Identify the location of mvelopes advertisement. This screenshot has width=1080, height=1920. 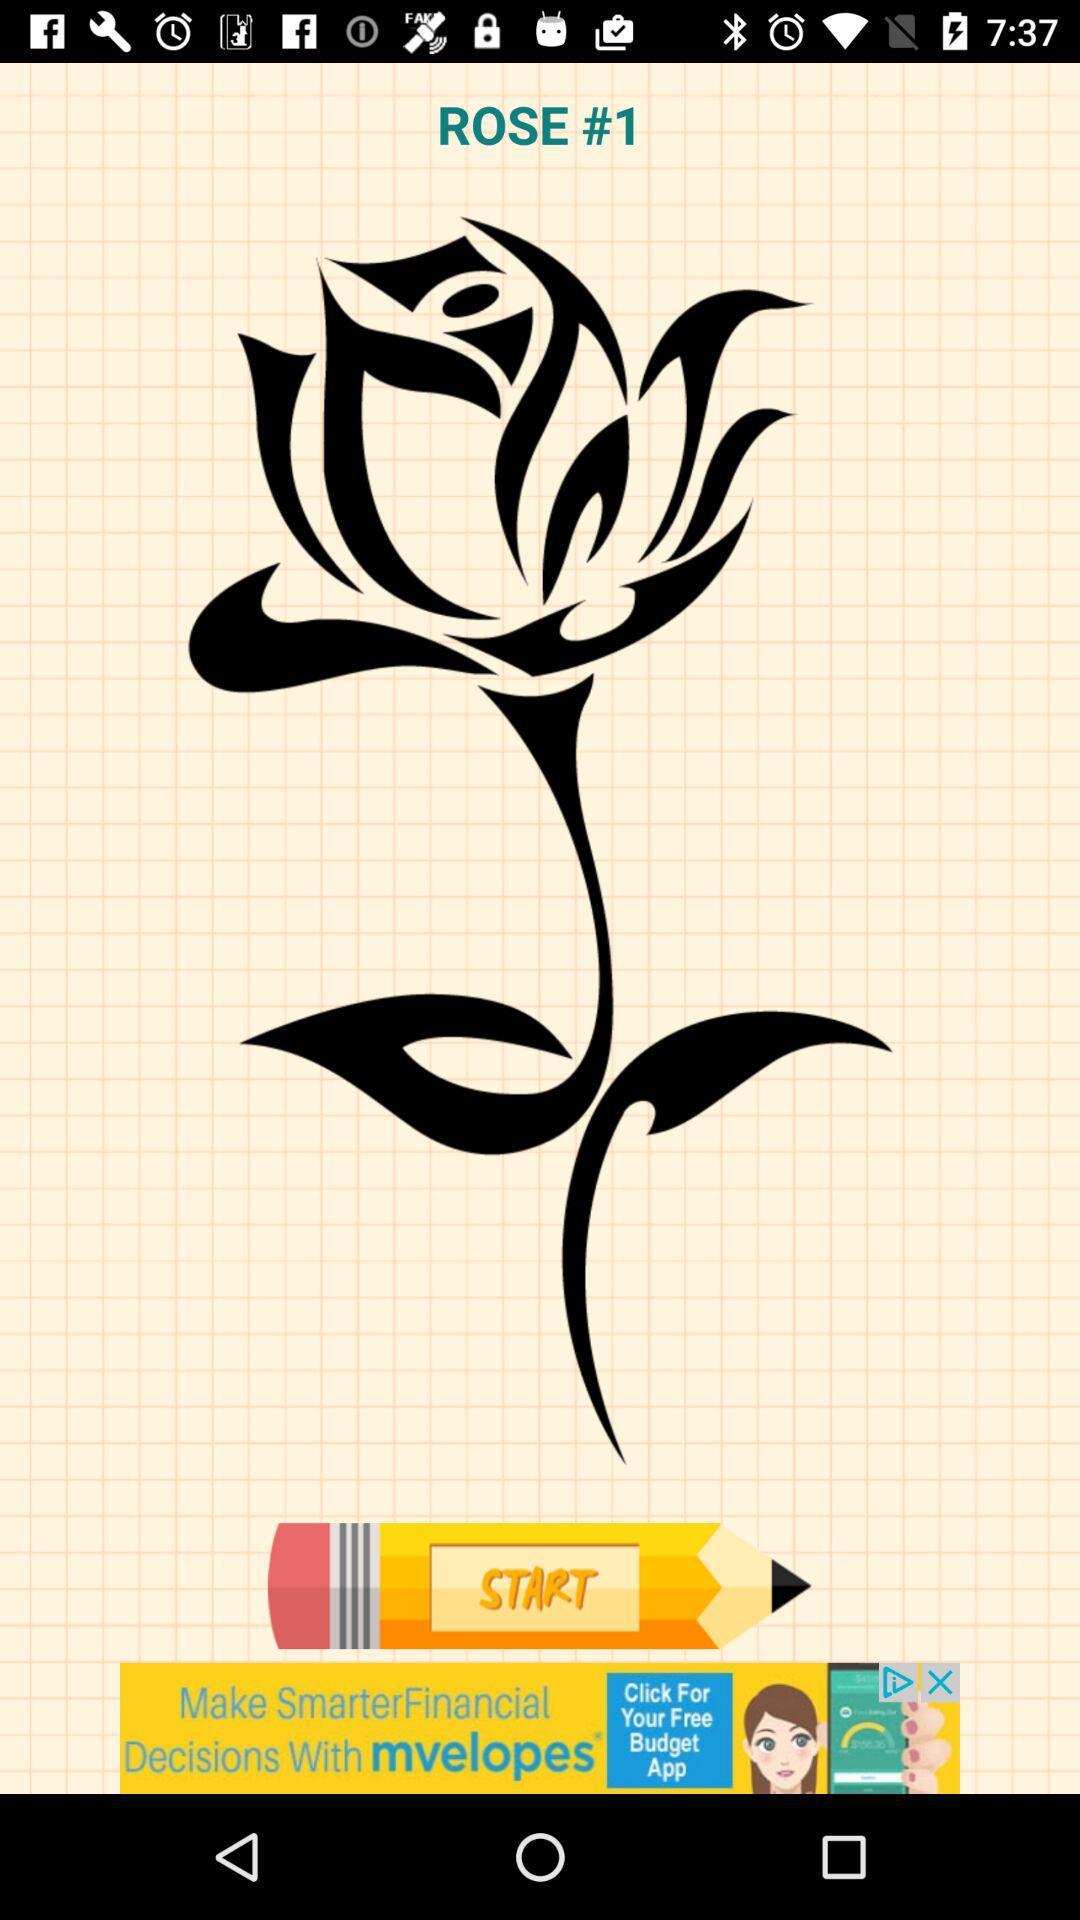
(540, 1727).